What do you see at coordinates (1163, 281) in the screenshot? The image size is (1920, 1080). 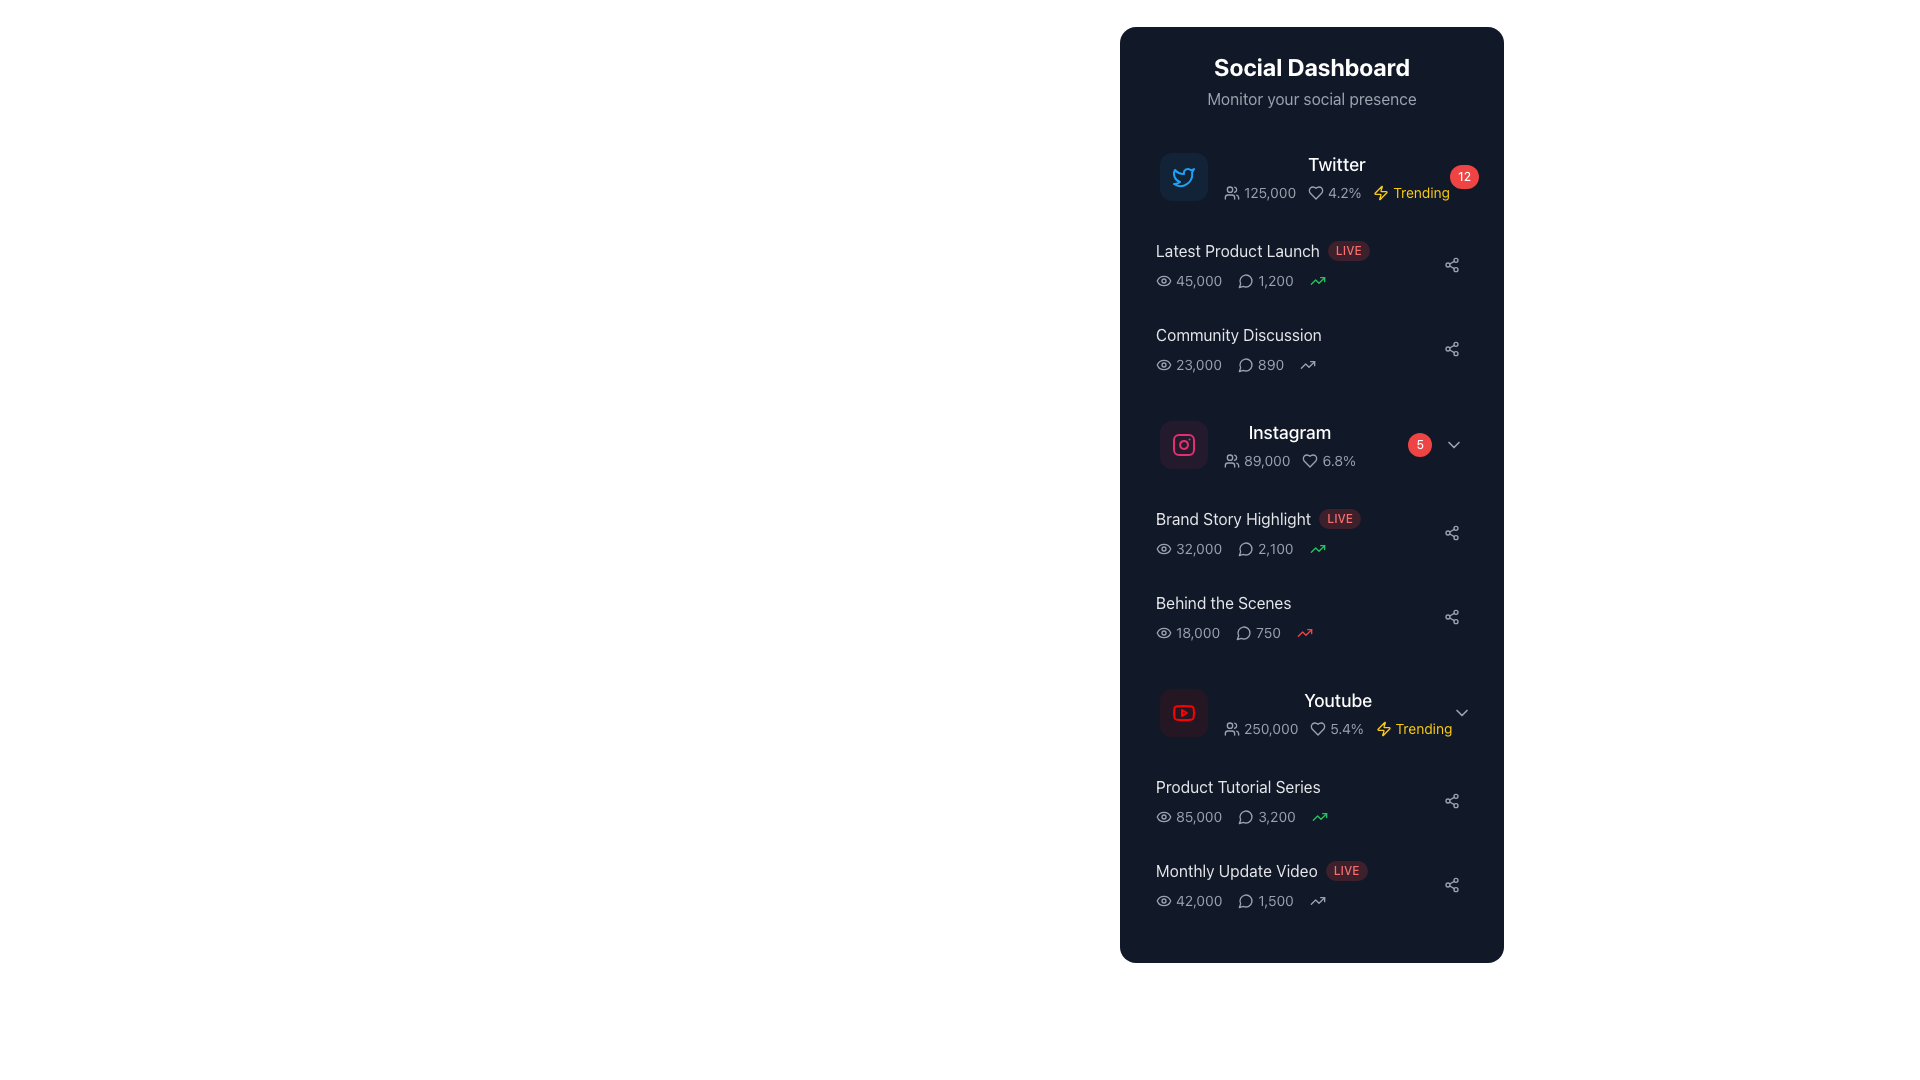 I see `the visibility indicator icon located in the 'Latest Product Launch' section of the dashboard, which is positioned to the left of the number '45,000'` at bounding box center [1163, 281].